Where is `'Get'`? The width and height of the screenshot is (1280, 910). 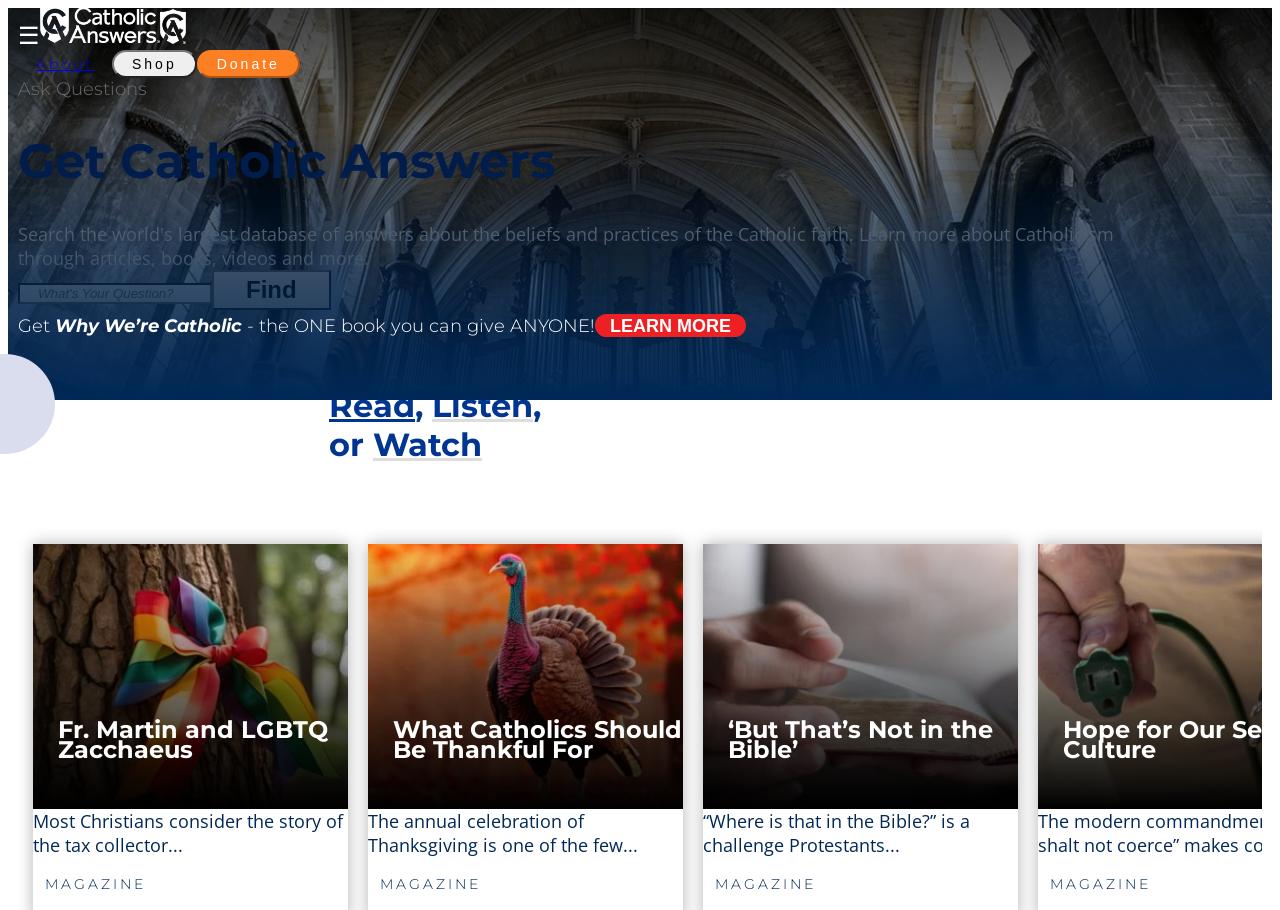
'Get' is located at coordinates (36, 324).